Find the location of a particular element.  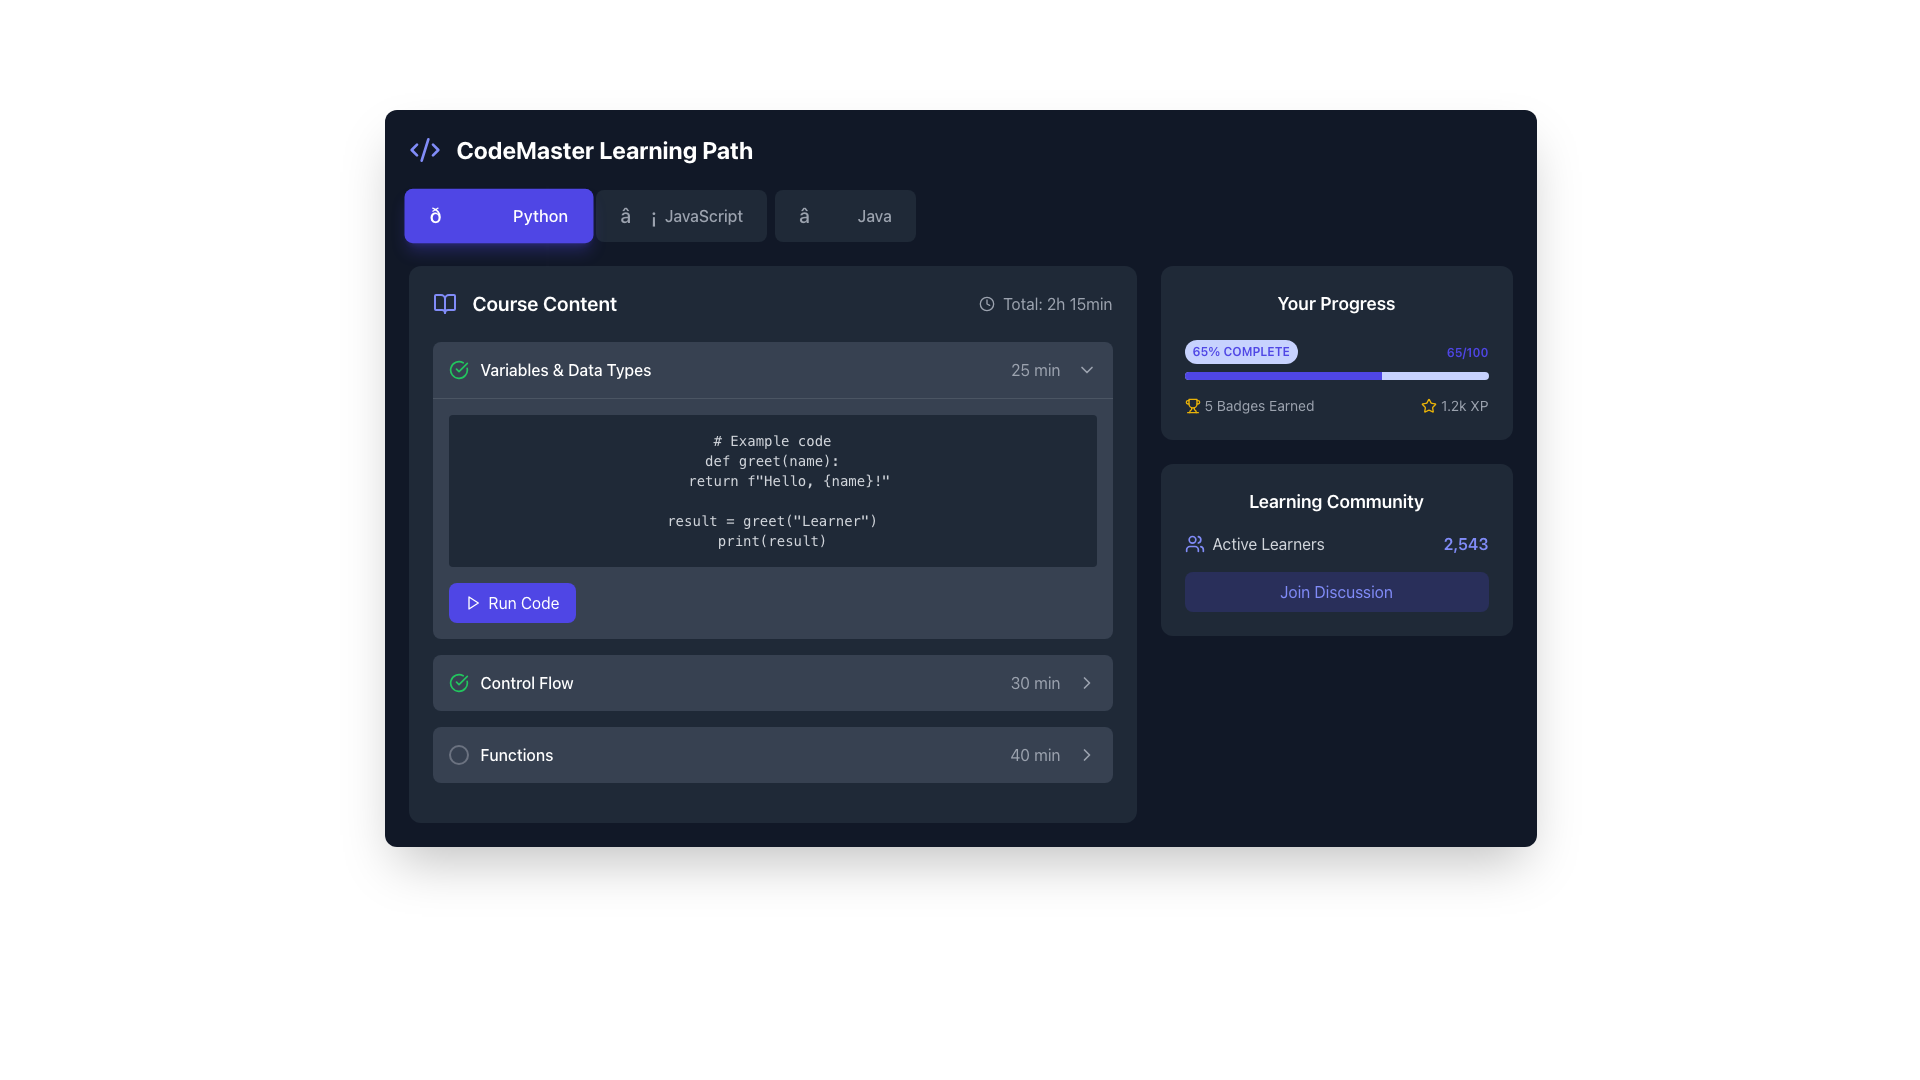

text label displaying the total estimated time duration of content or tasks in the top-right corner of the 'Course Content' section, next to the clock icon is located at coordinates (1056, 304).